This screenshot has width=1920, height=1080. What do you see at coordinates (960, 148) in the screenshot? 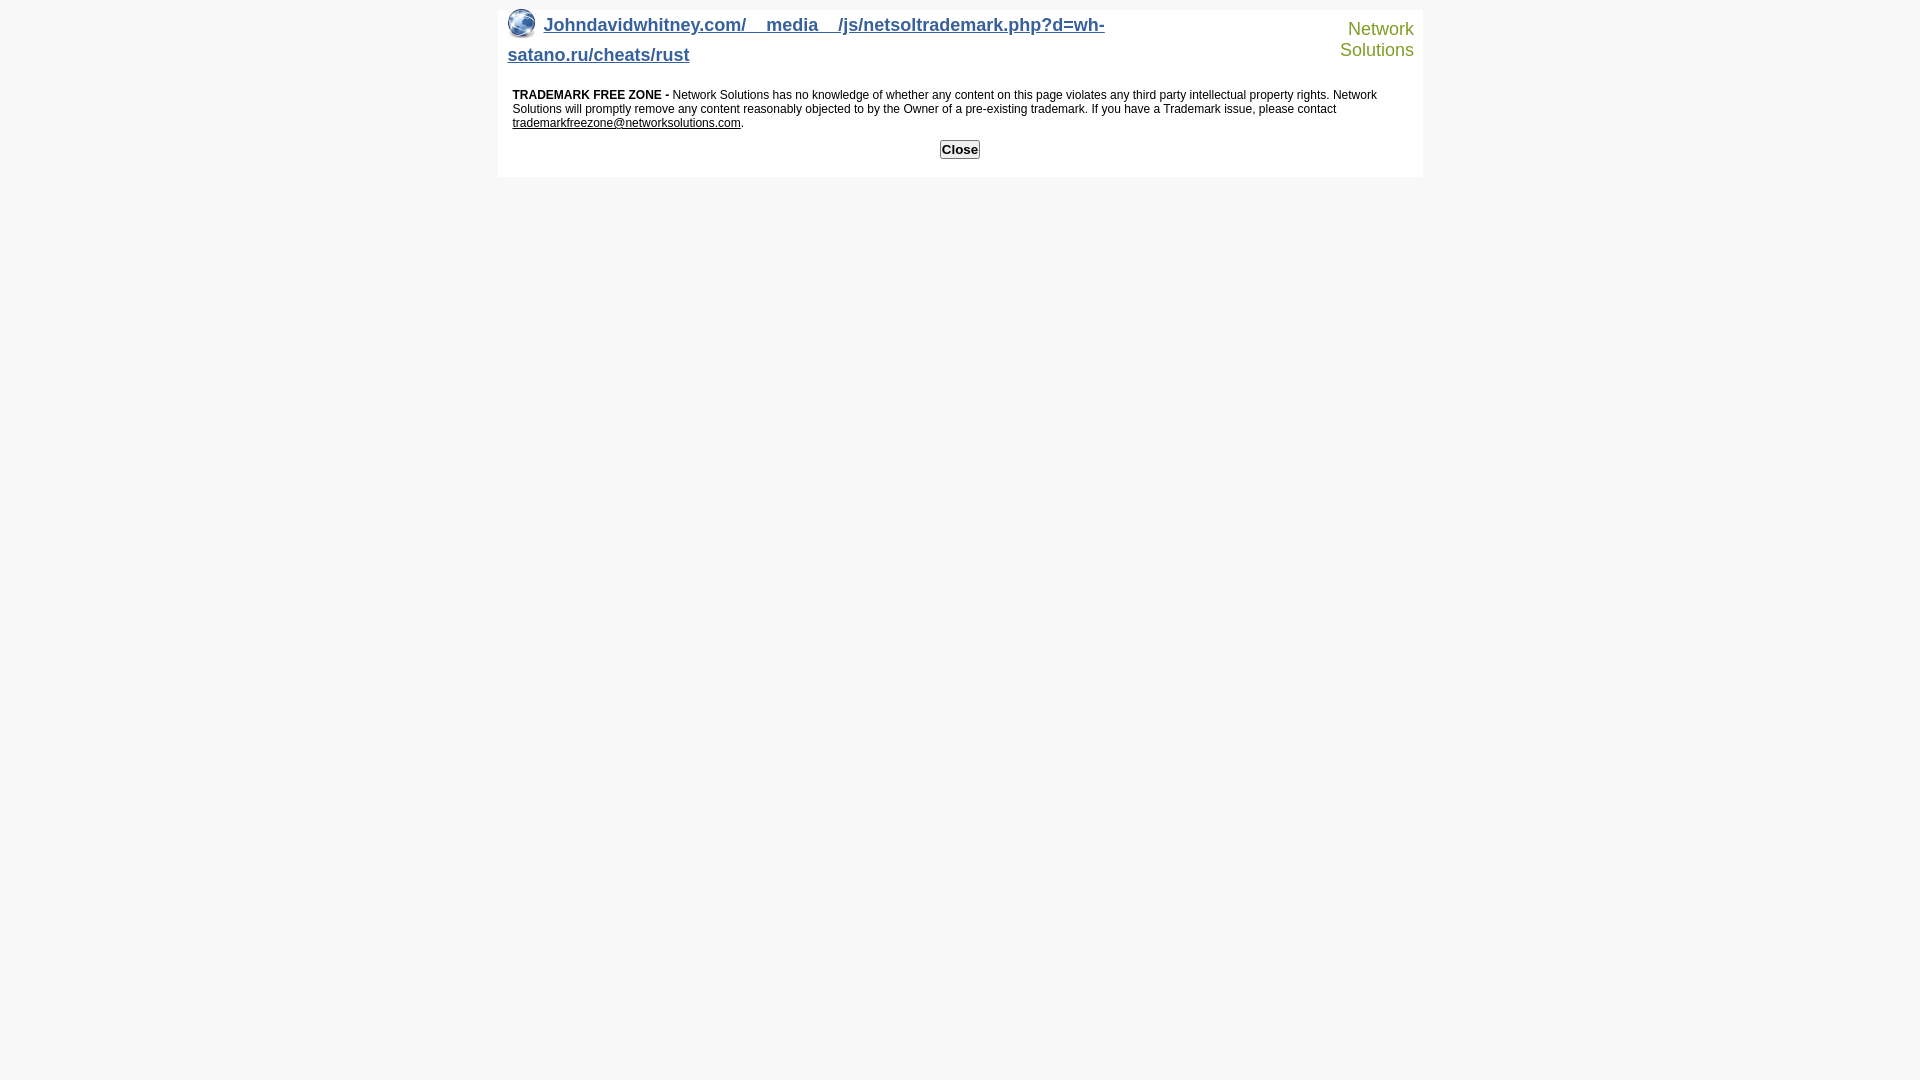
I see `'Close'` at bounding box center [960, 148].